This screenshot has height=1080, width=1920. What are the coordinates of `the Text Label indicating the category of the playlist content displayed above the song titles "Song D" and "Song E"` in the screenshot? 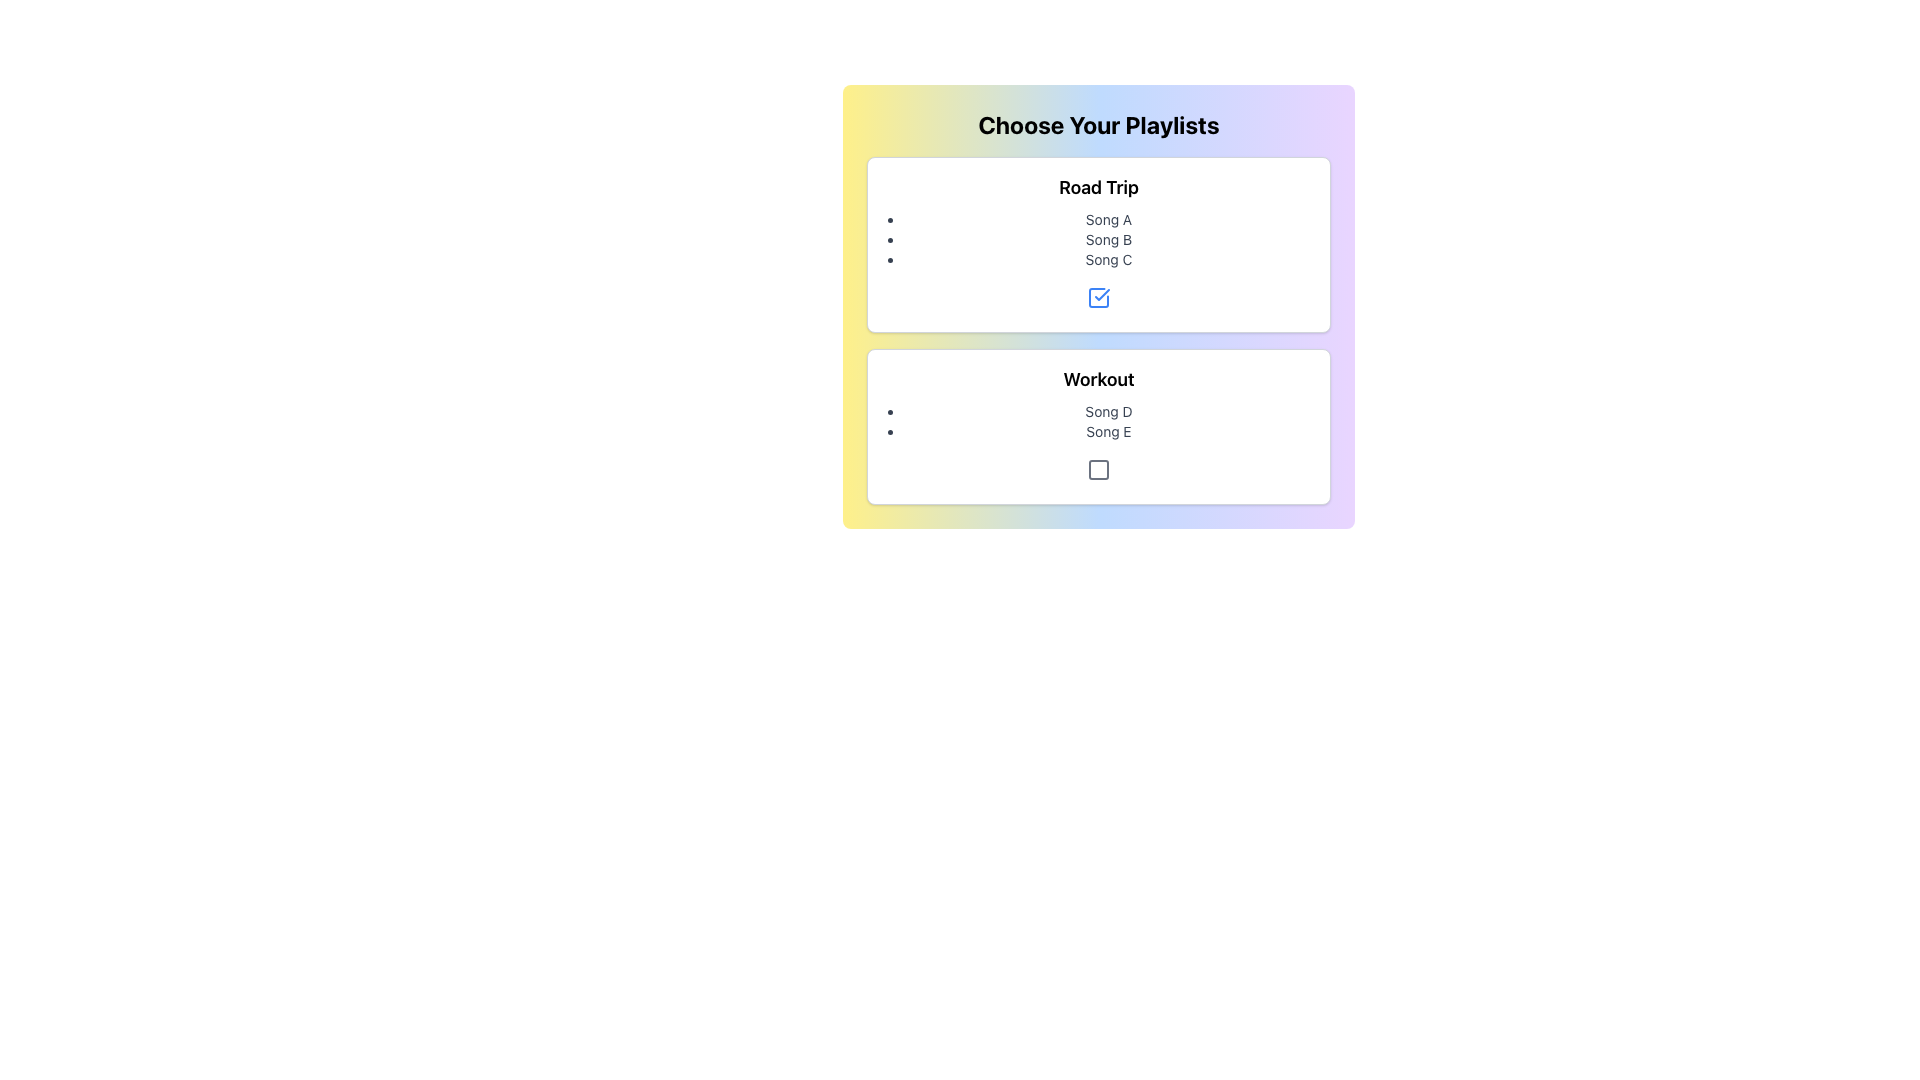 It's located at (1098, 380).